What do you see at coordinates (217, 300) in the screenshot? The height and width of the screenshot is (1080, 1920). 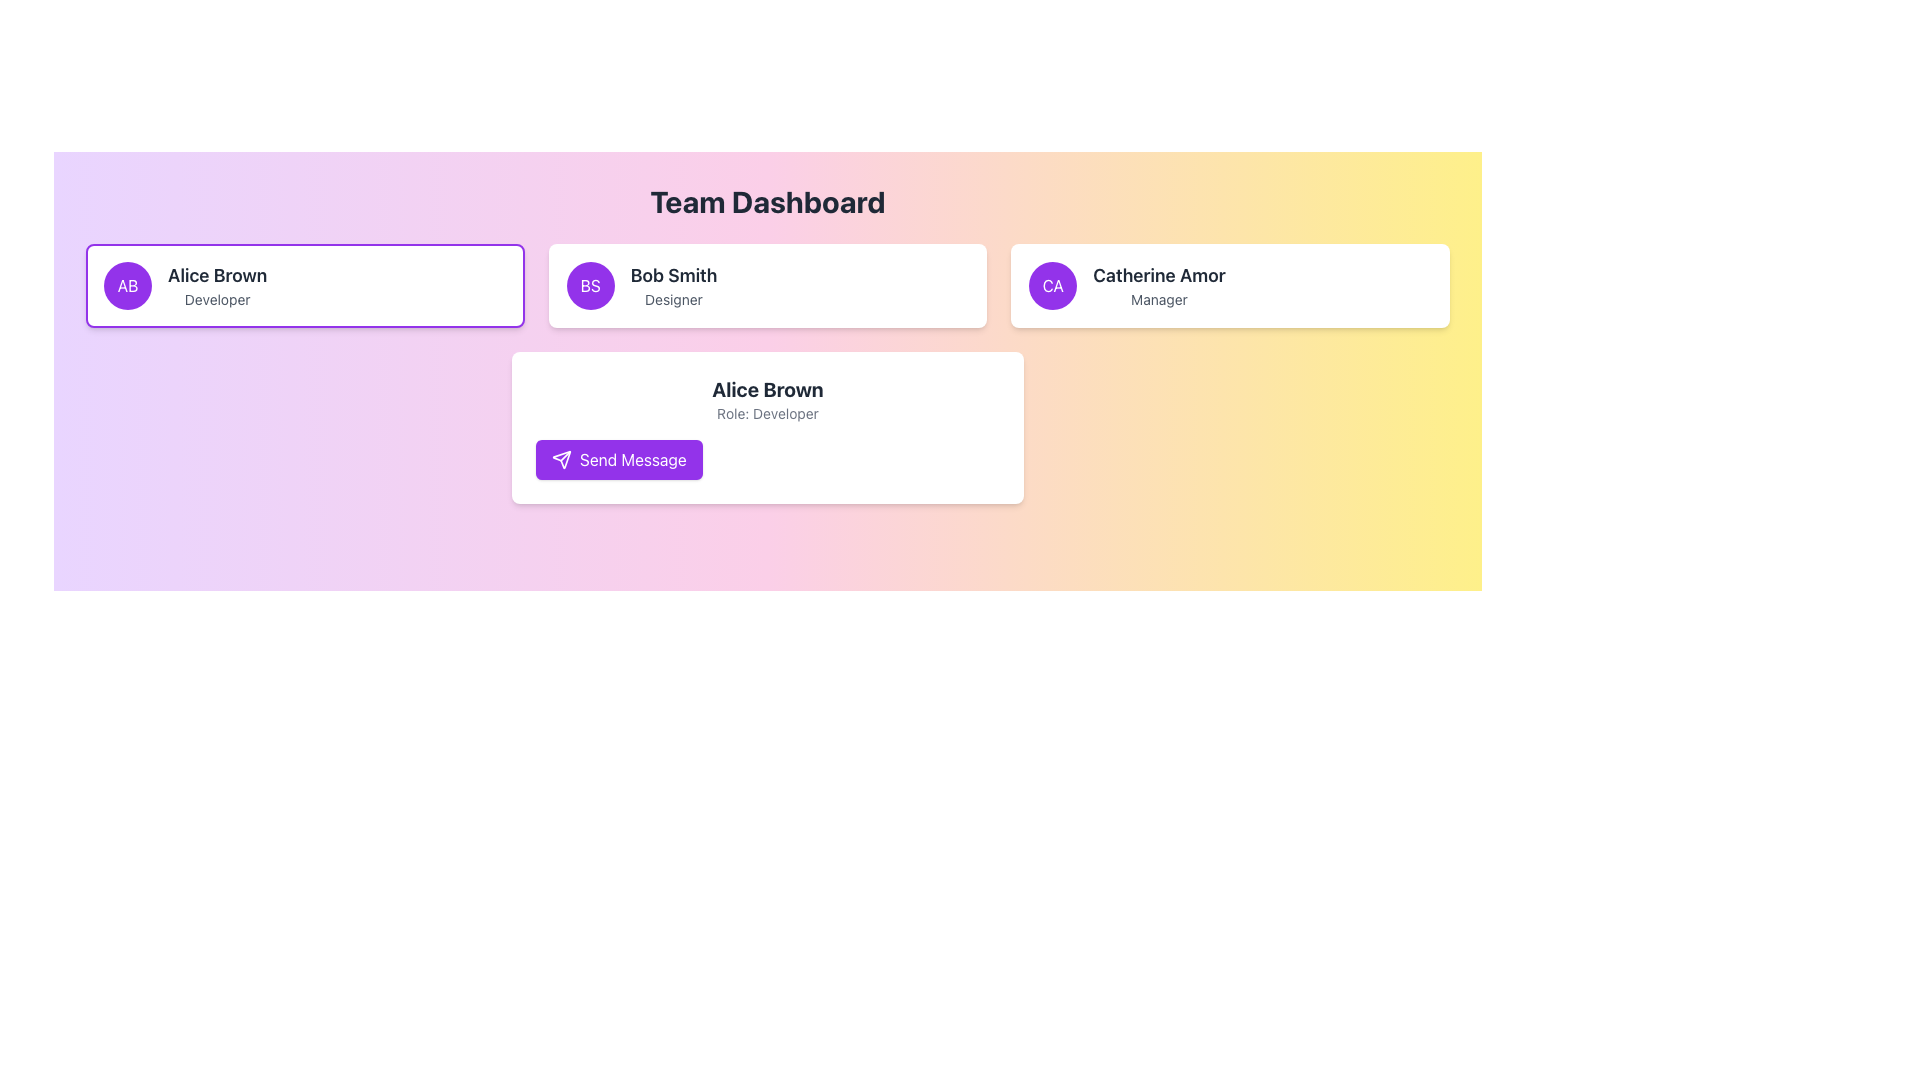 I see `the 'Developer' text label, which is presented in a small, gray font and located below 'Alice Brown' in a card layout on the left side of the interface` at bounding box center [217, 300].